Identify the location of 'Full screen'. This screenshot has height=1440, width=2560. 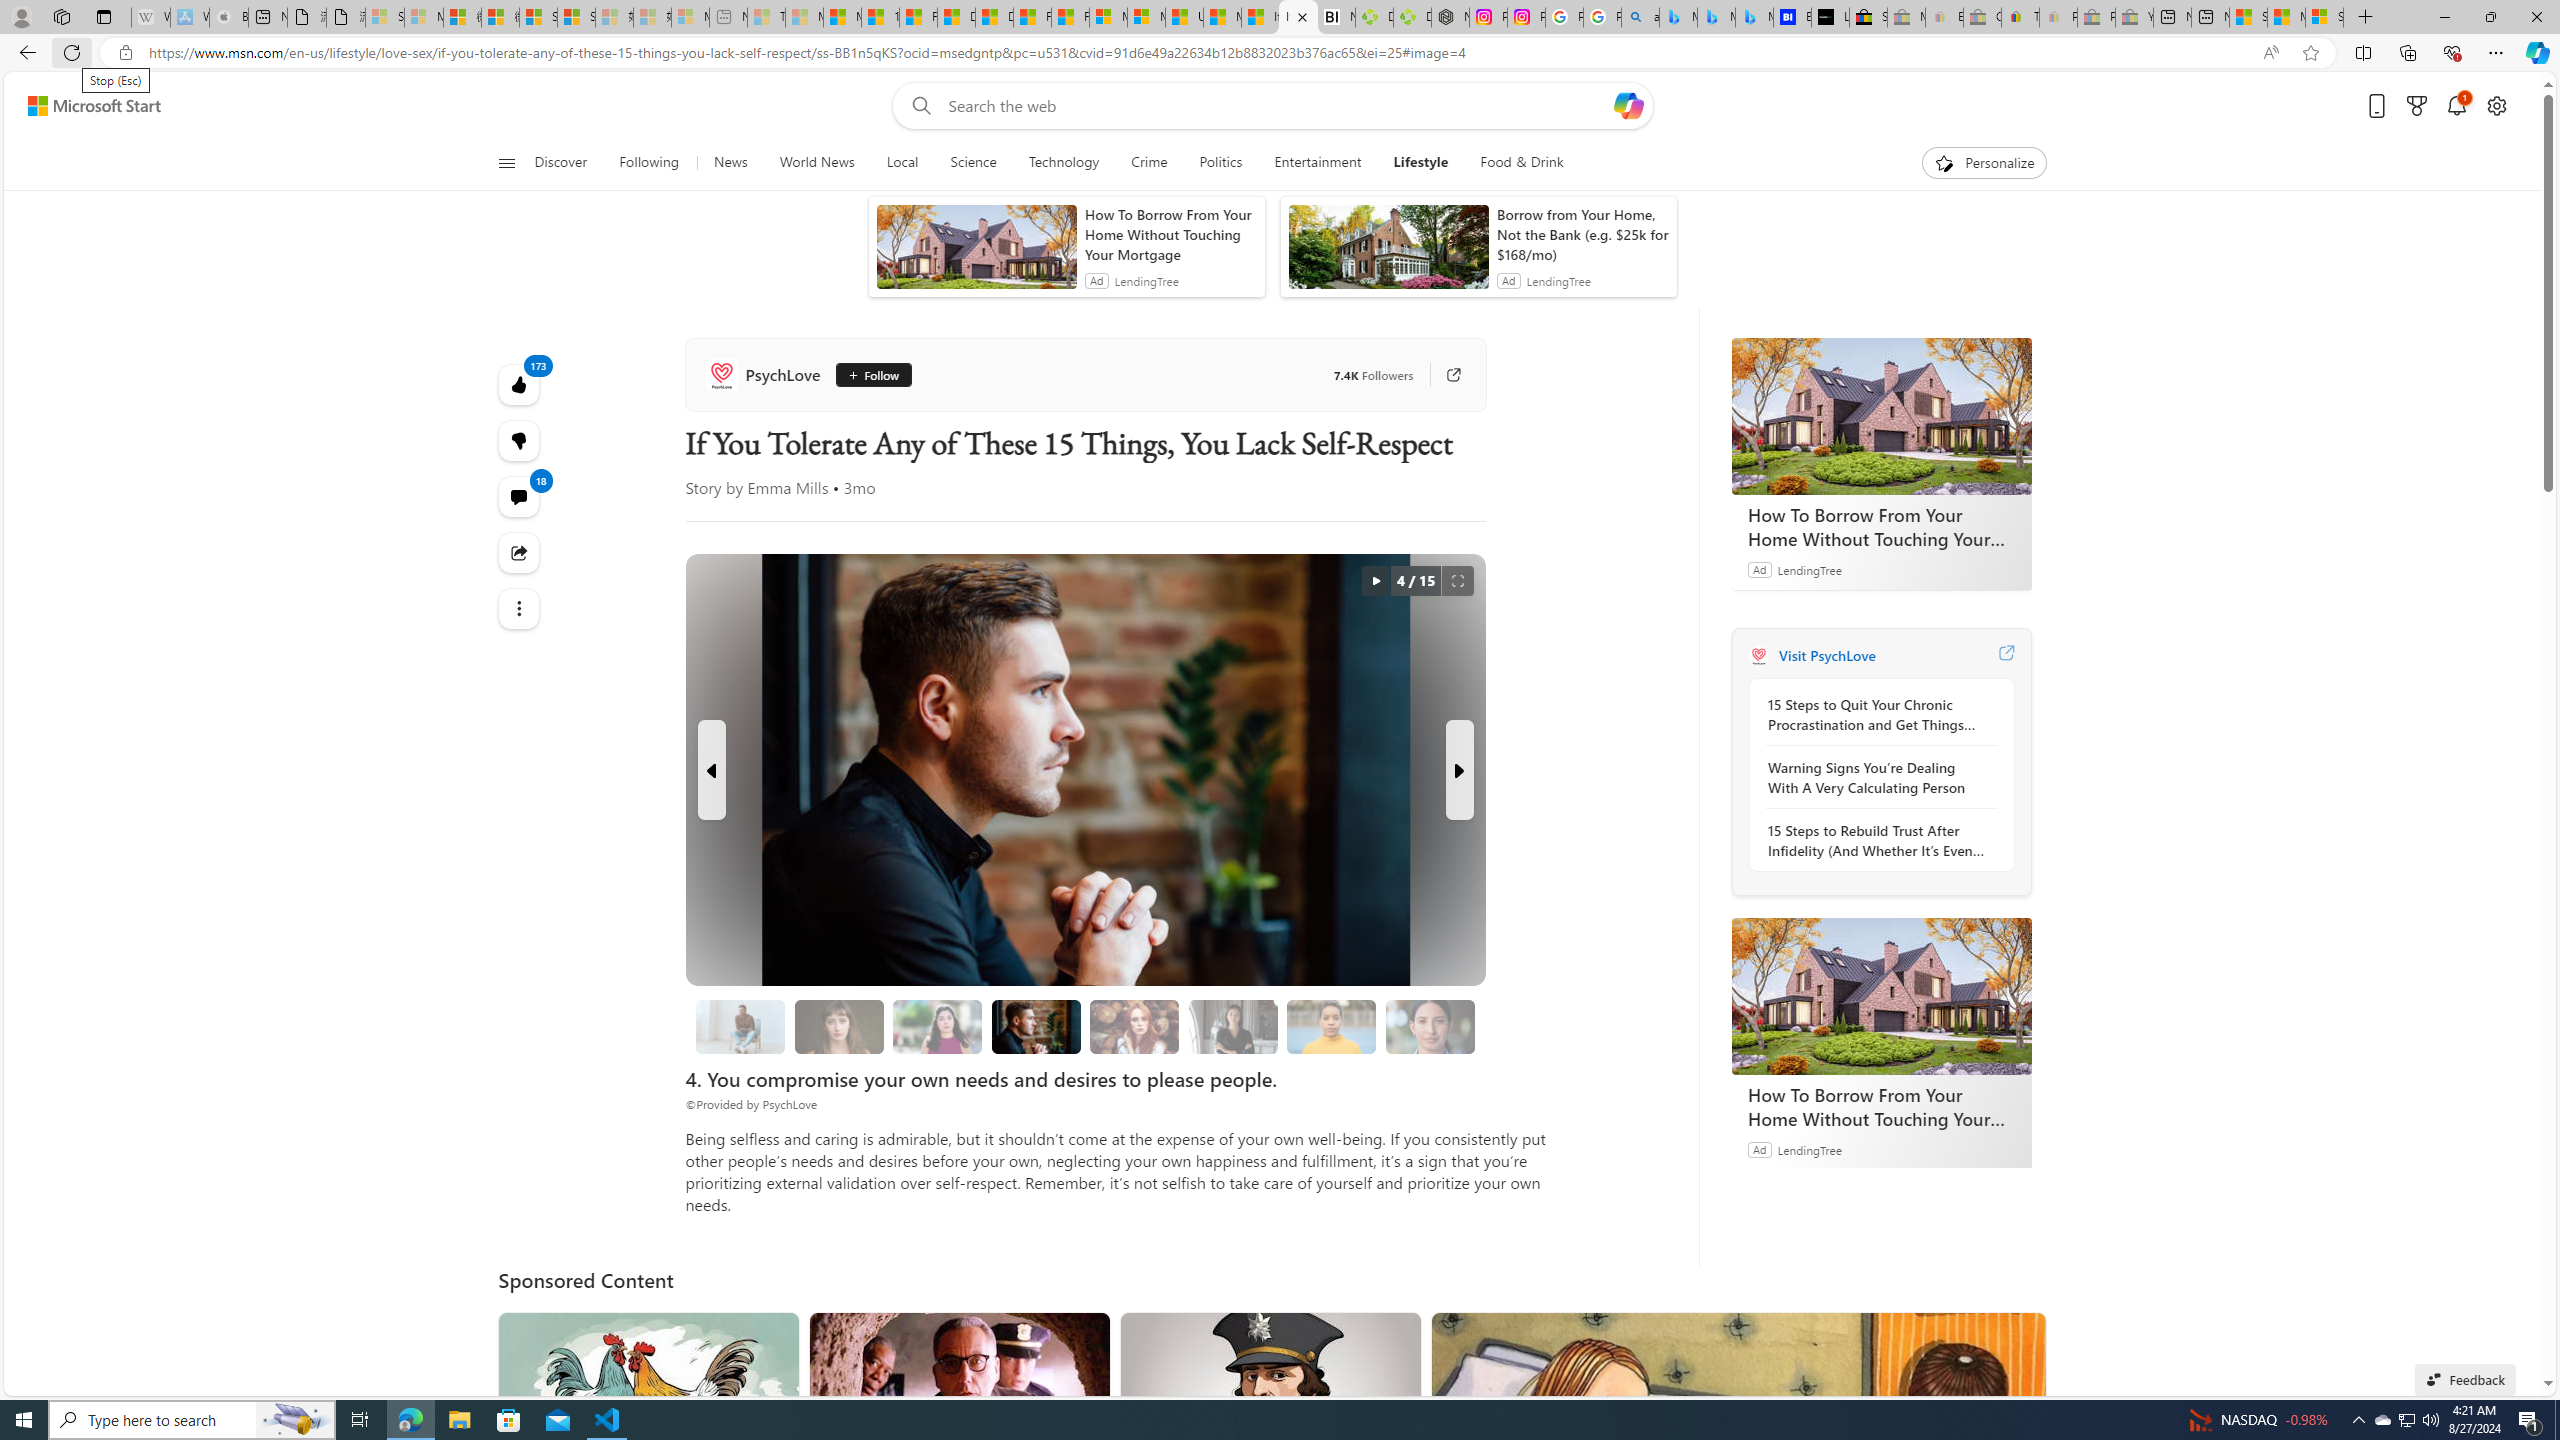
(1456, 581).